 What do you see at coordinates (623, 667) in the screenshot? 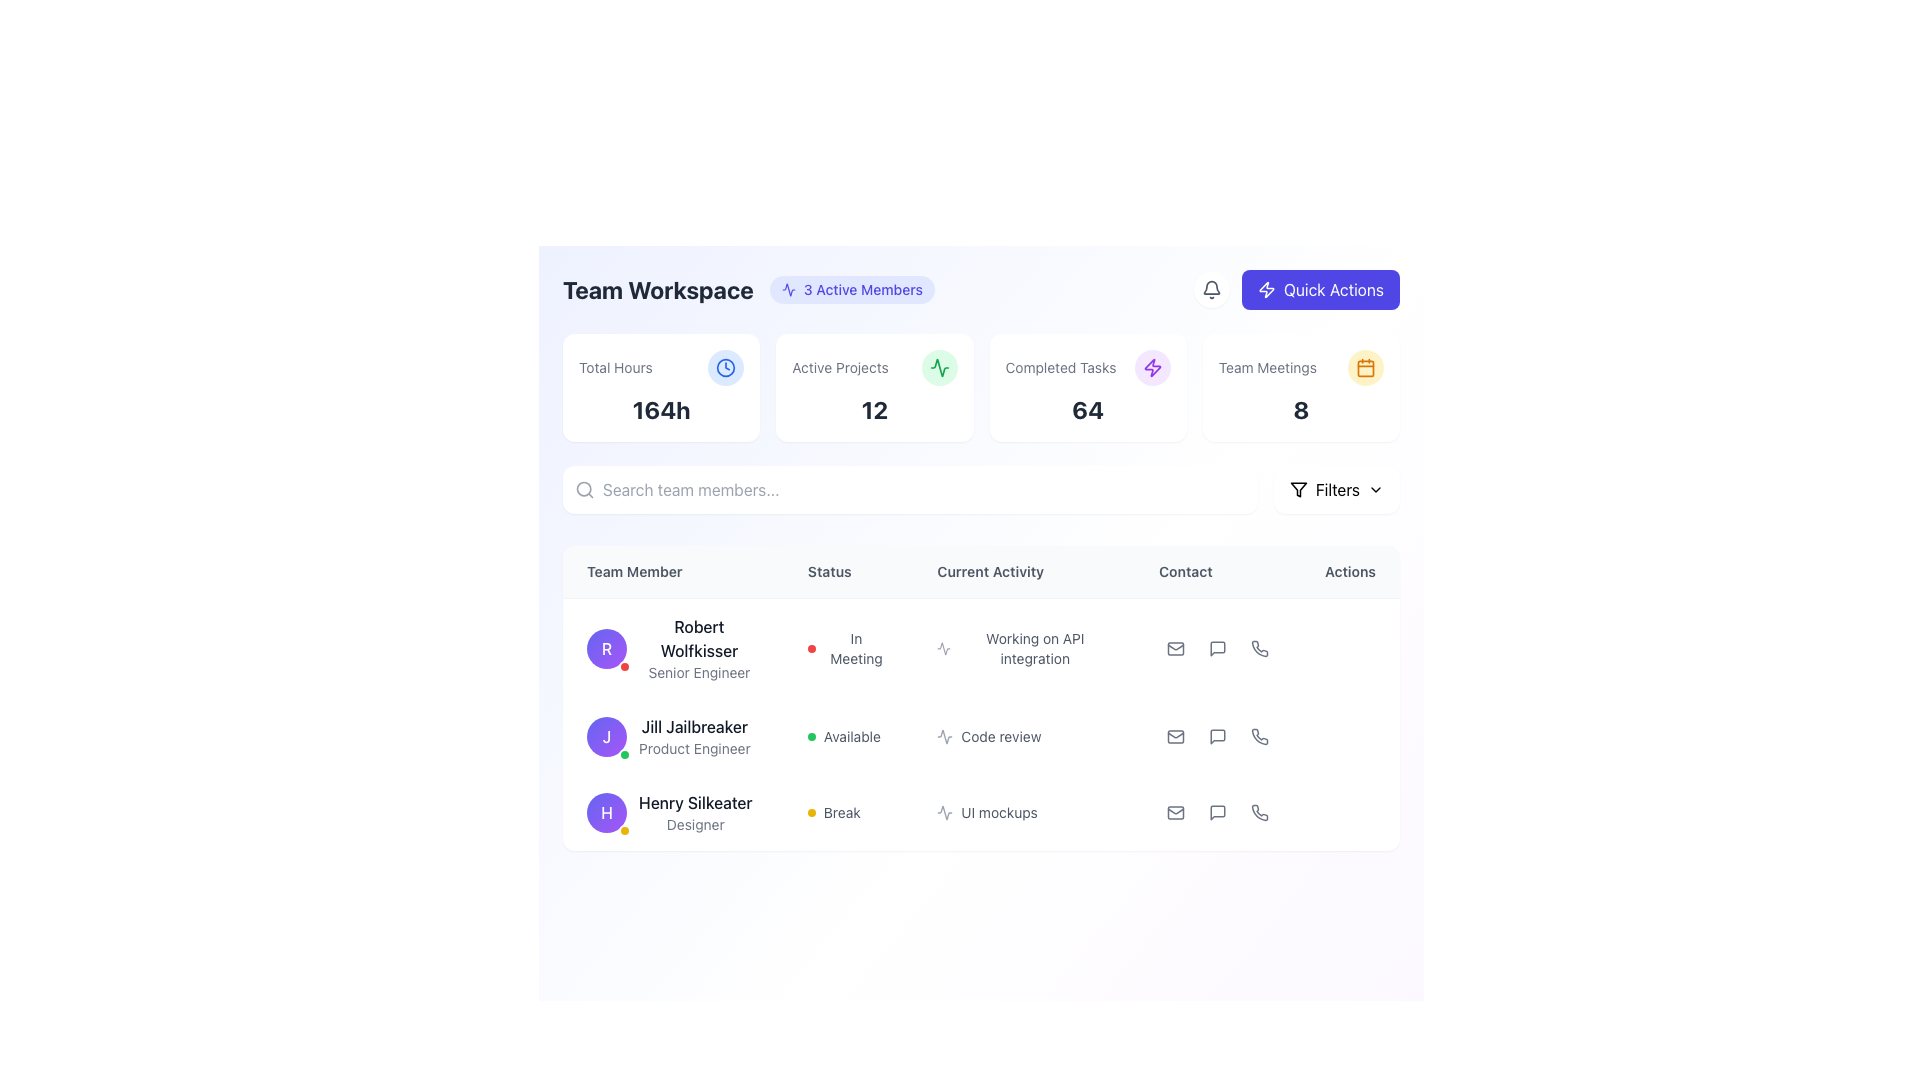
I see `the small status indicator or notification badge located at the bottom-right corner of the avatar with the letter 'R' inside, which is part of the first row in the 'Team Member' column under 'Robert Wolfkisser'` at bounding box center [623, 667].